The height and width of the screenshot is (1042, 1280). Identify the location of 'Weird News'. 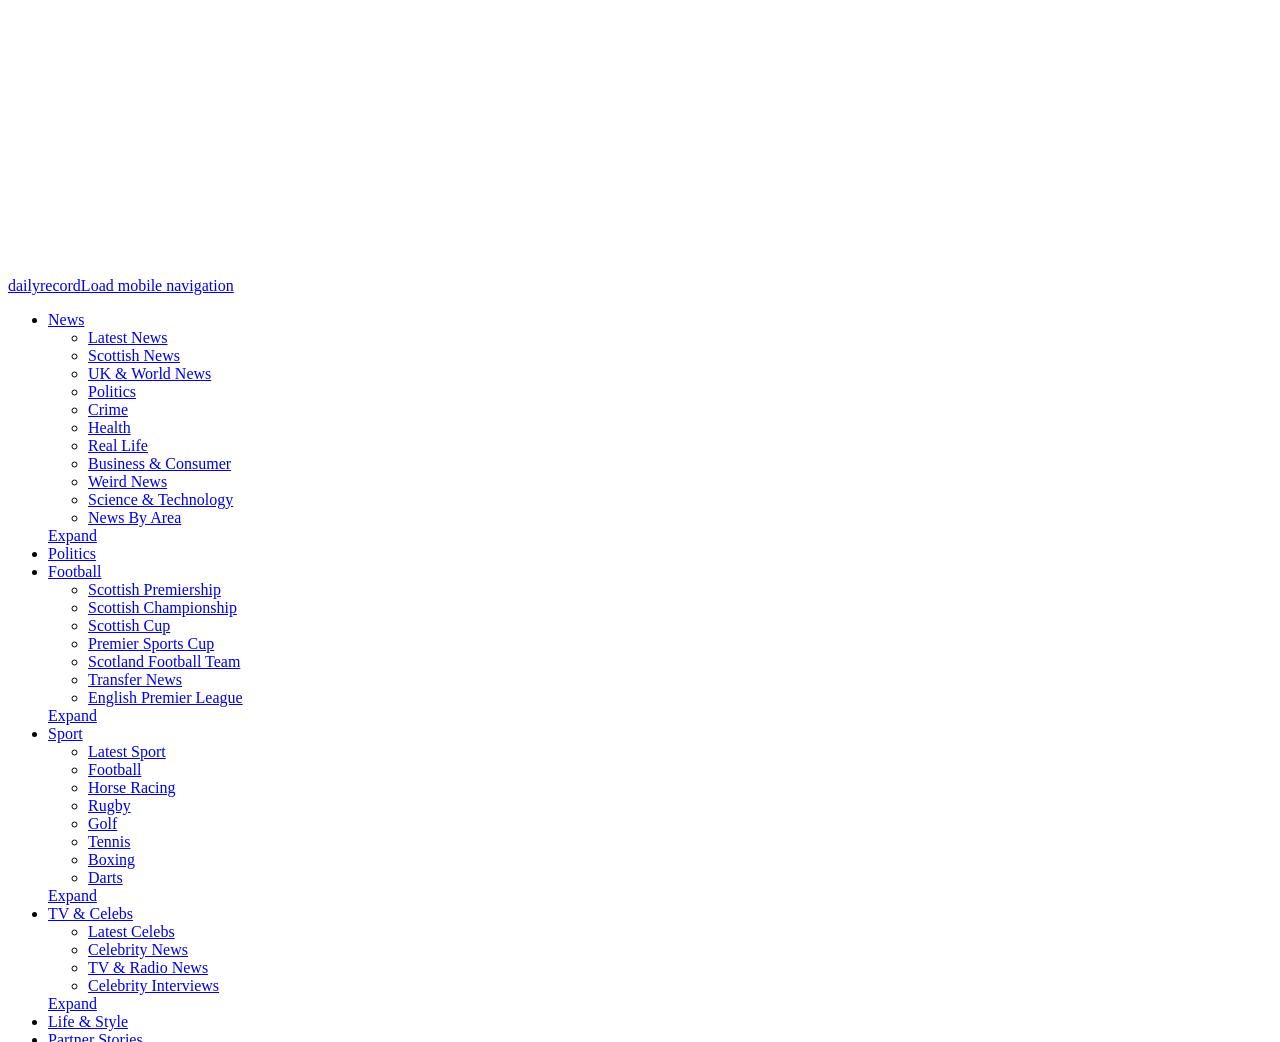
(126, 481).